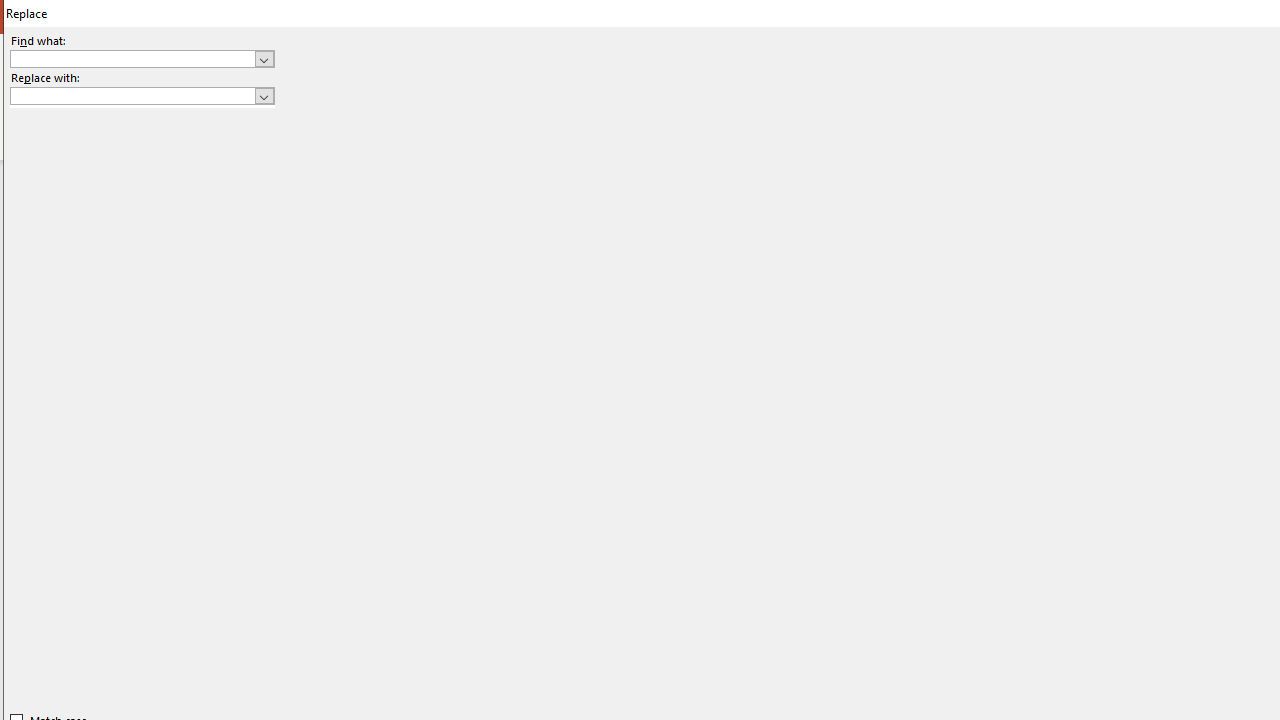 The height and width of the screenshot is (720, 1280). Describe the element at coordinates (132, 95) in the screenshot. I see `'Replace with'` at that location.